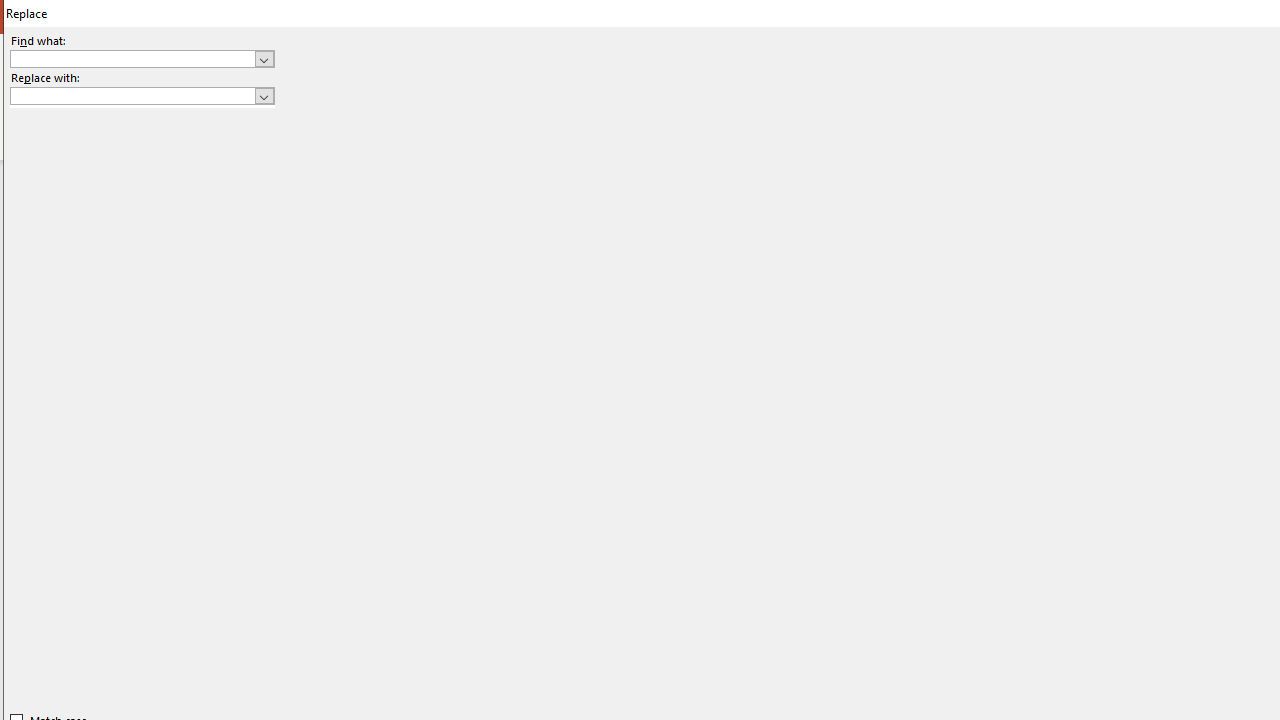 The height and width of the screenshot is (720, 1280). Describe the element at coordinates (132, 95) in the screenshot. I see `'Replace with'` at that location.